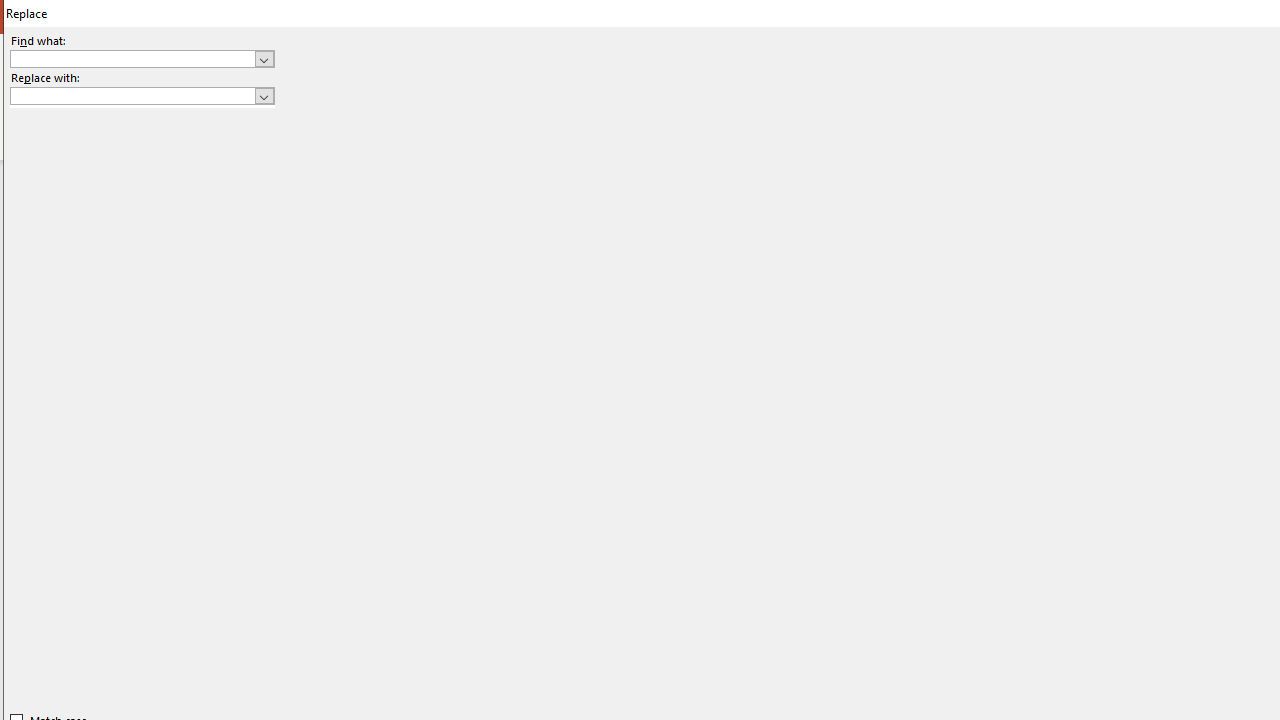 The height and width of the screenshot is (720, 1280). Describe the element at coordinates (132, 95) in the screenshot. I see `'Replace with'` at that location.